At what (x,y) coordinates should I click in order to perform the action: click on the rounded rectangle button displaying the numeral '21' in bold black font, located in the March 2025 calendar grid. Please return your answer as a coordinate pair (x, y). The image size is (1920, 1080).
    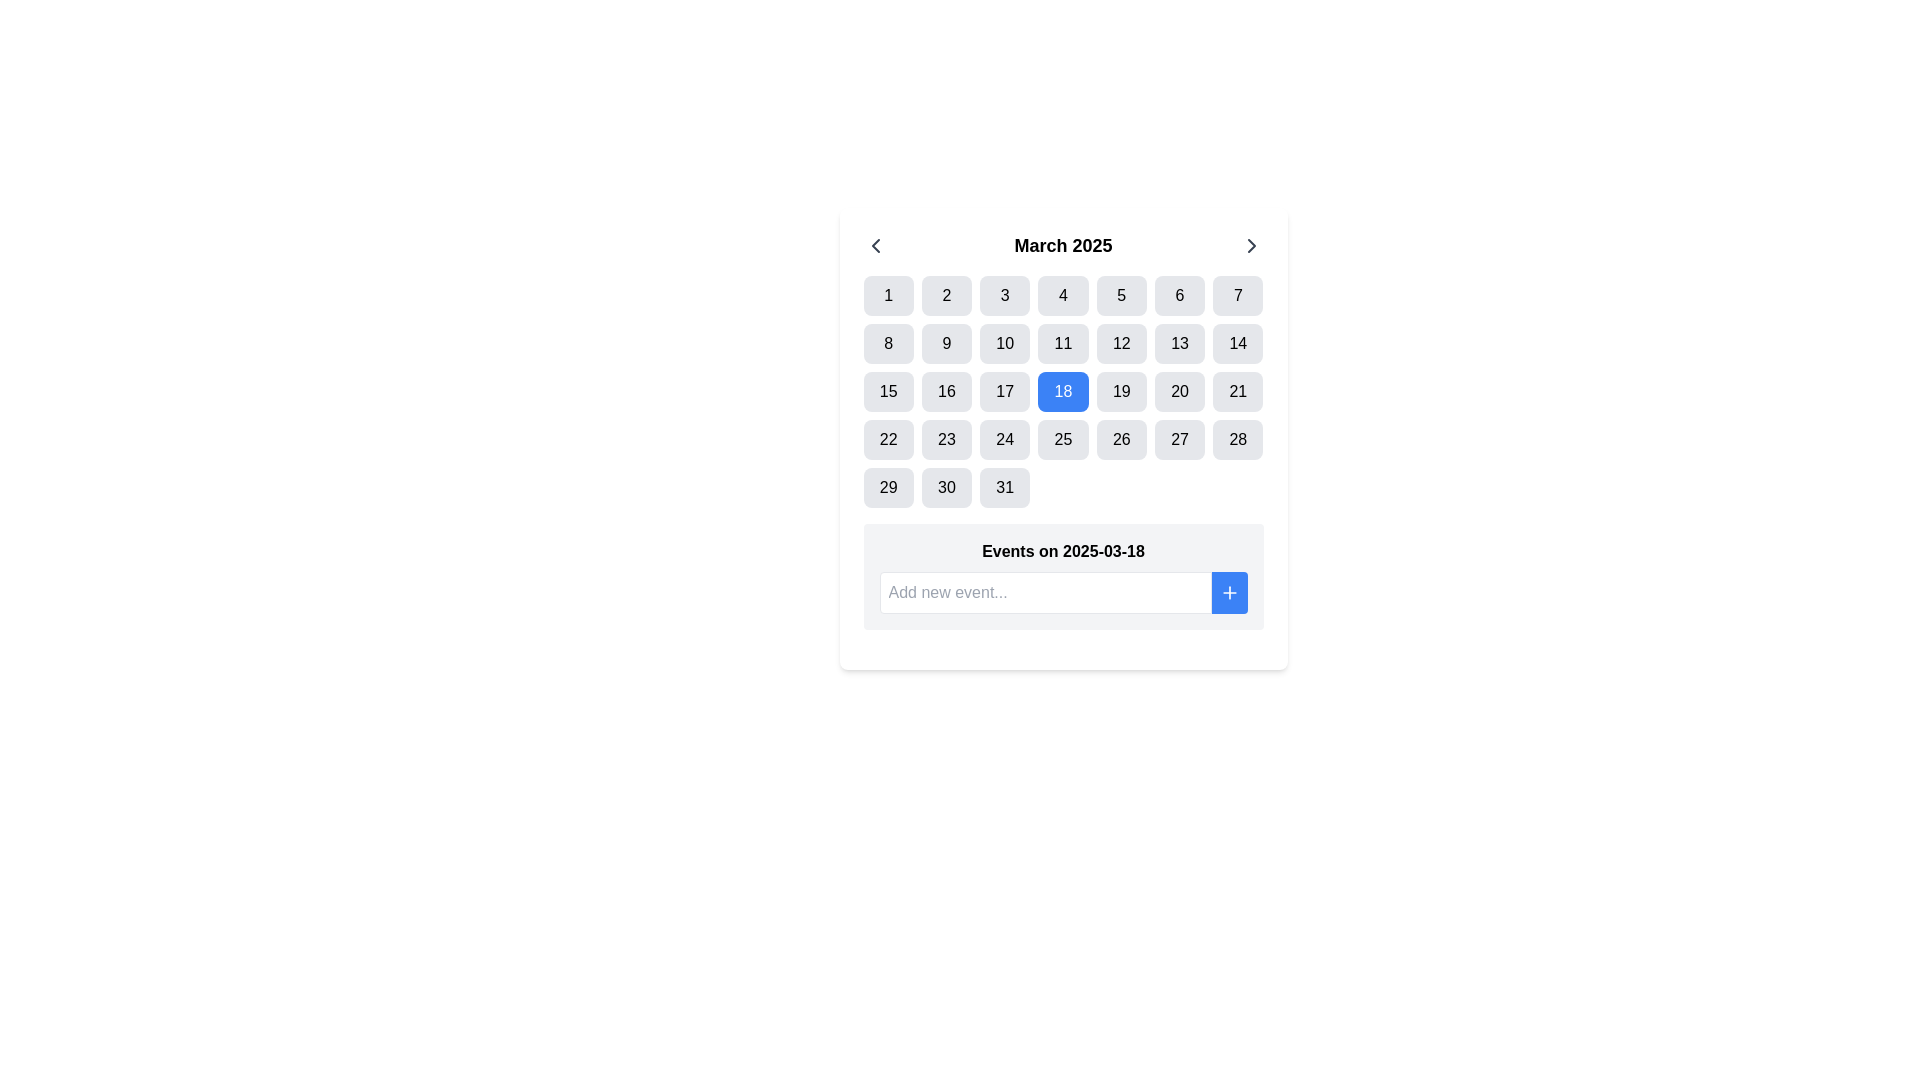
    Looking at the image, I should click on (1237, 392).